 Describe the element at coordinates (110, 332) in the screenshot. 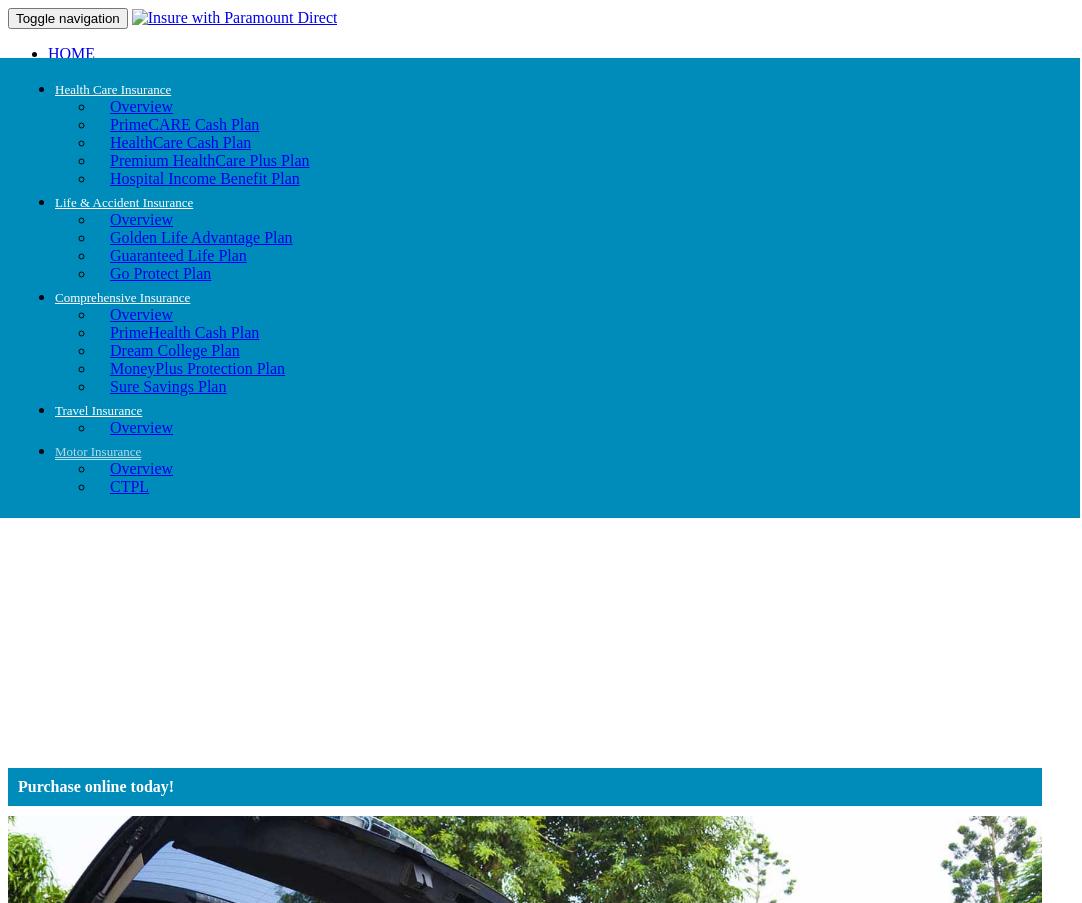

I see `'PrimeHealth Cash Plan'` at that location.